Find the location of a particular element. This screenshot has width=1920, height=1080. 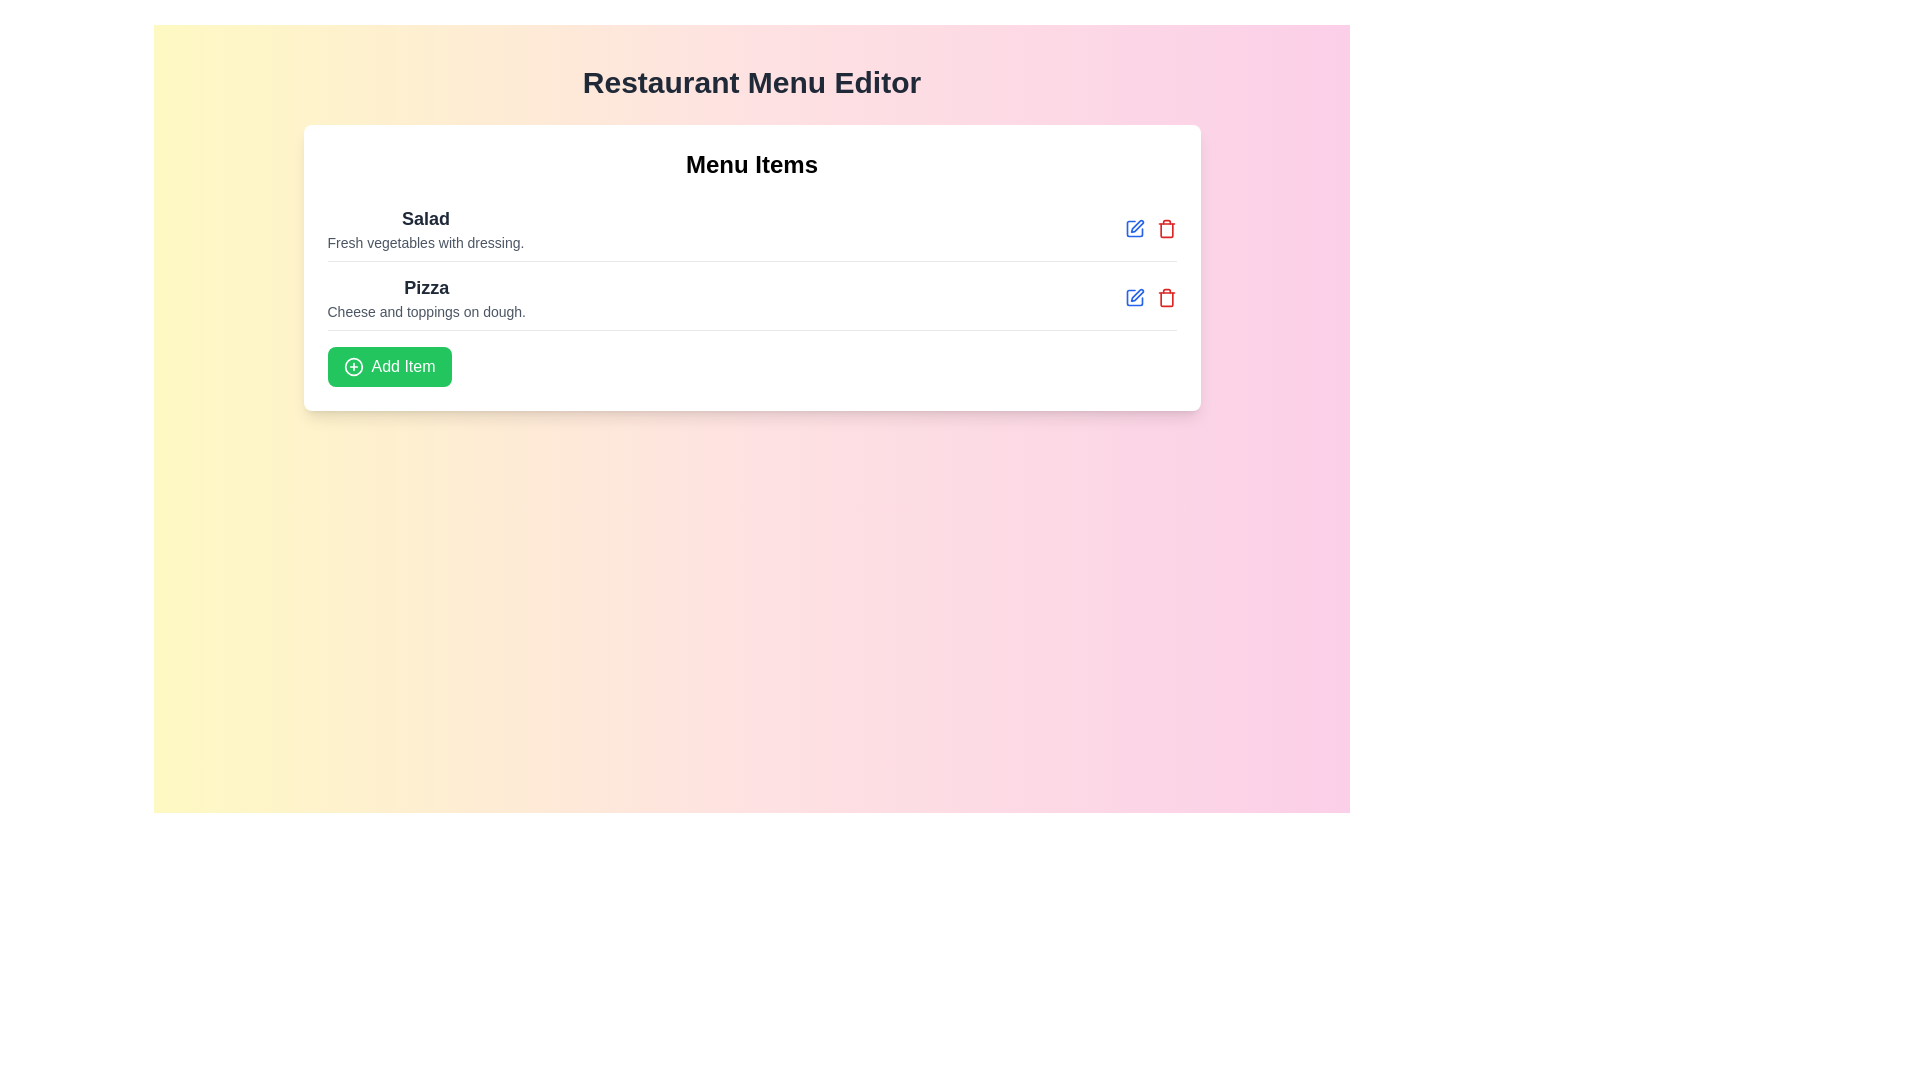

the 'Add Item' button to add a new menu item is located at coordinates (389, 366).